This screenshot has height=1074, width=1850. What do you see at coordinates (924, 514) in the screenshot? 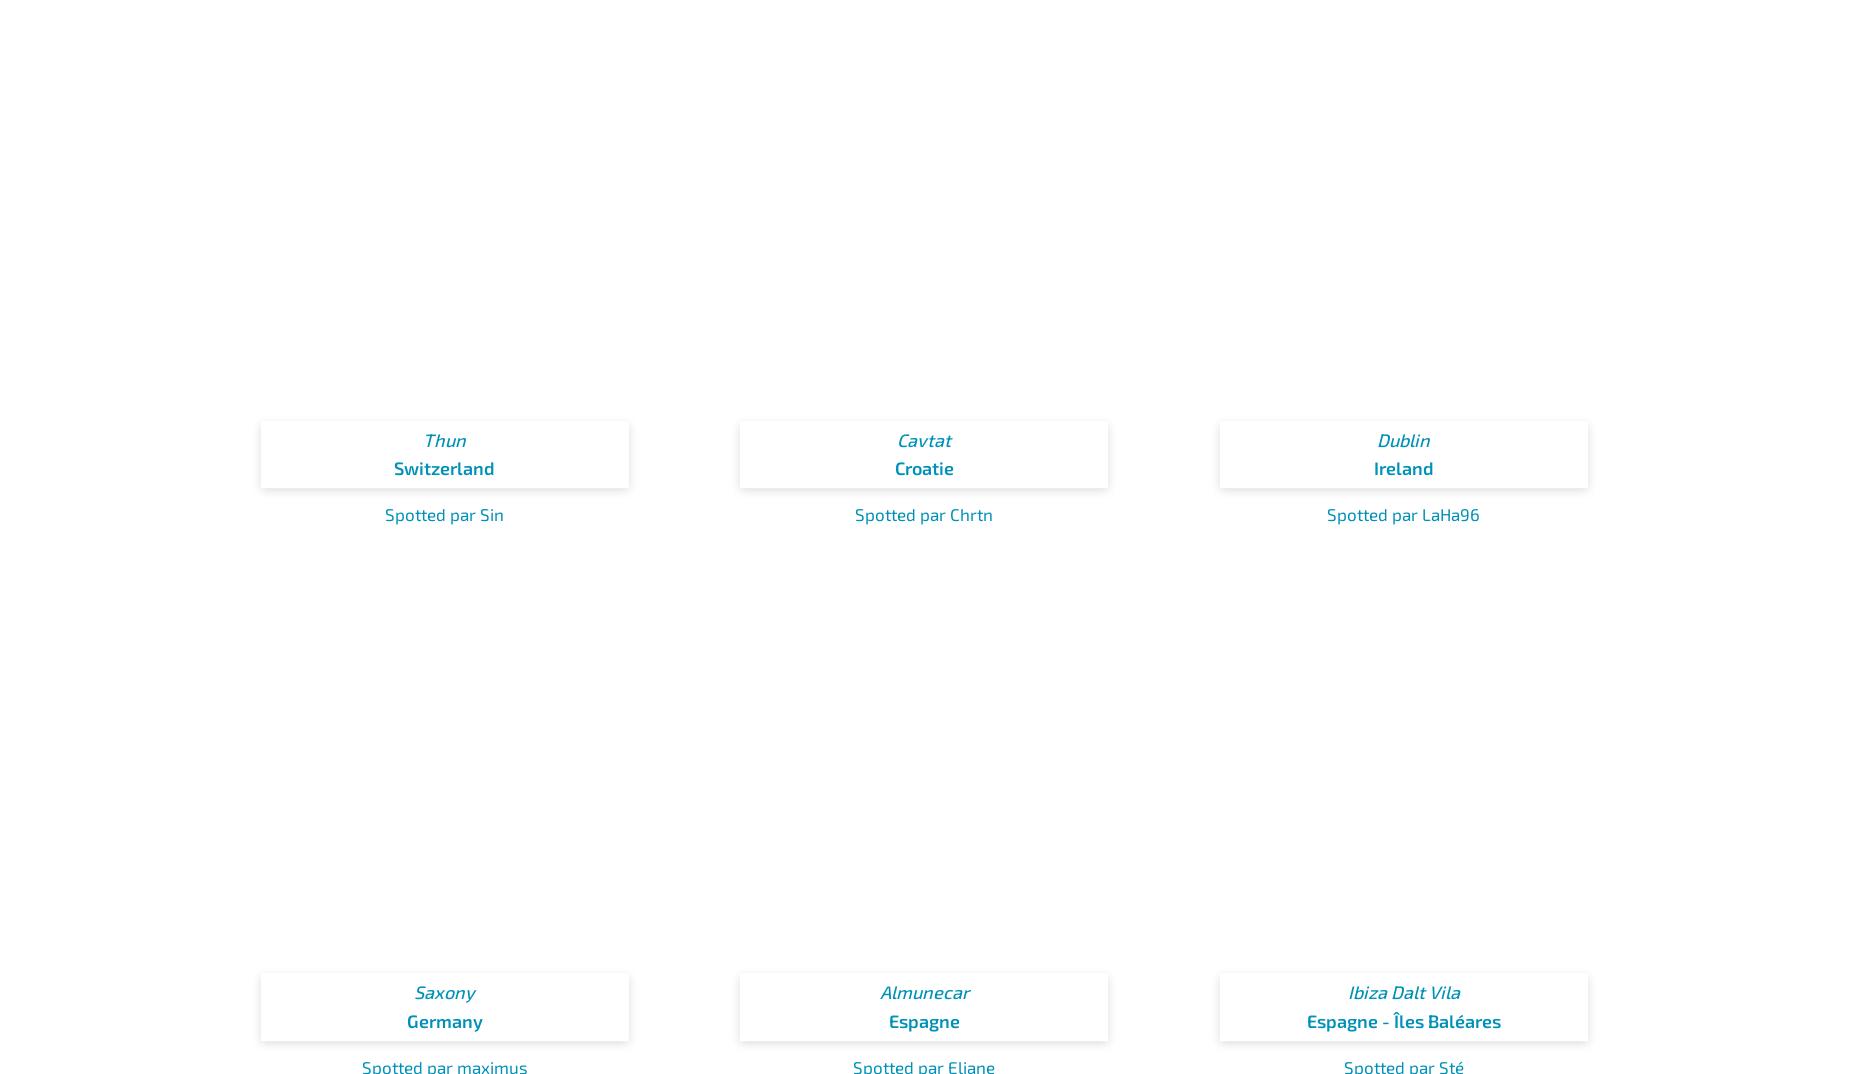
I see `'Spotted par Chrtn'` at bounding box center [924, 514].